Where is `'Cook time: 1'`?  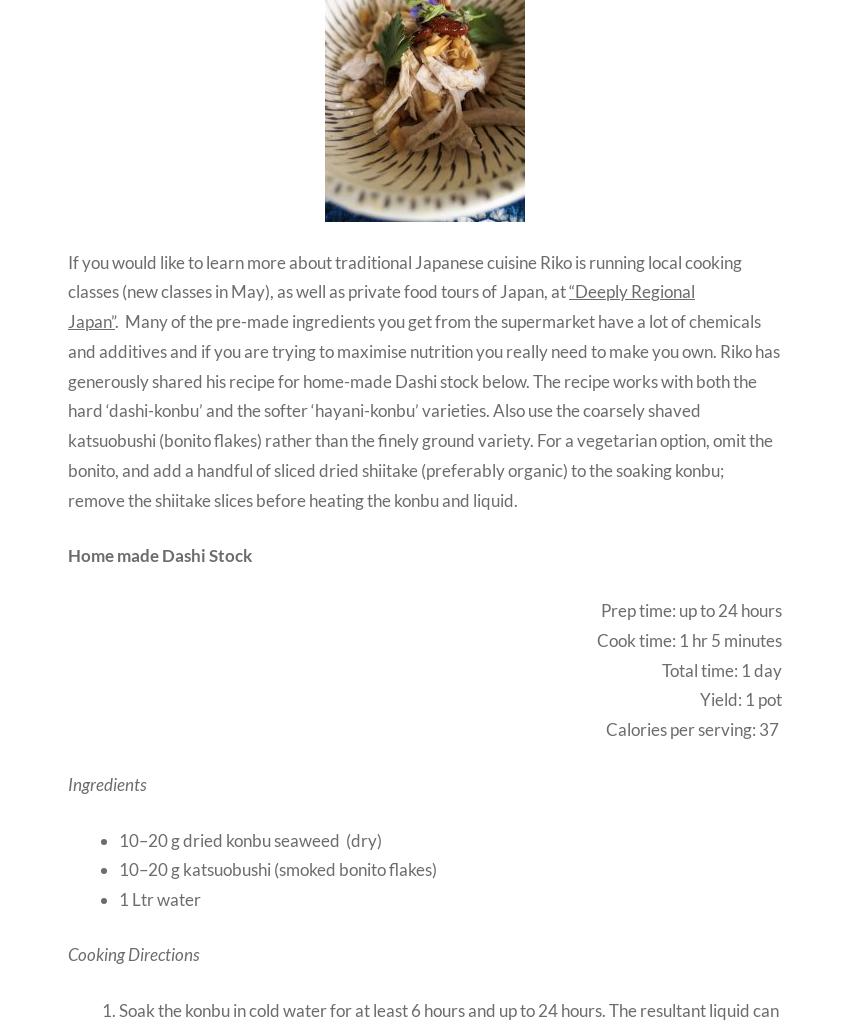
'Cook time: 1' is located at coordinates (643, 639).